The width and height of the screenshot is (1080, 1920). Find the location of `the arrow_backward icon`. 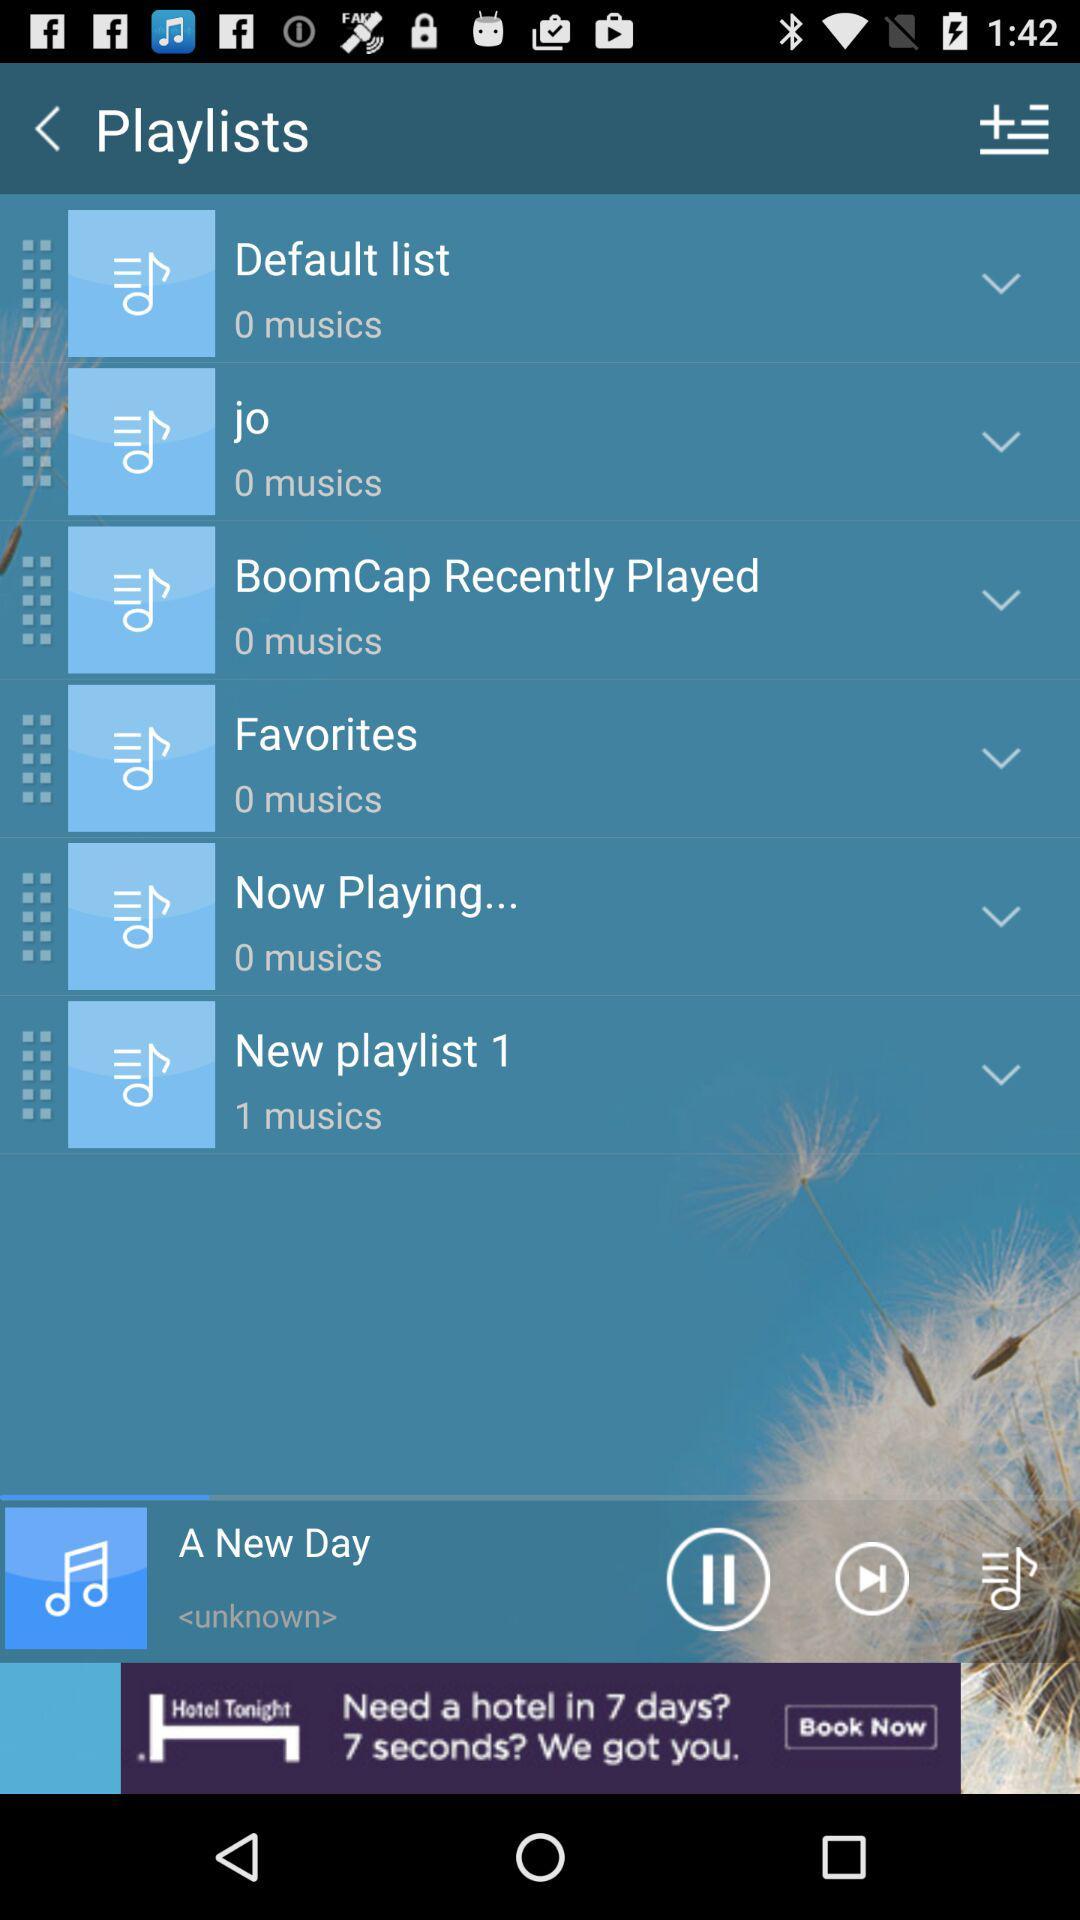

the arrow_backward icon is located at coordinates (46, 136).